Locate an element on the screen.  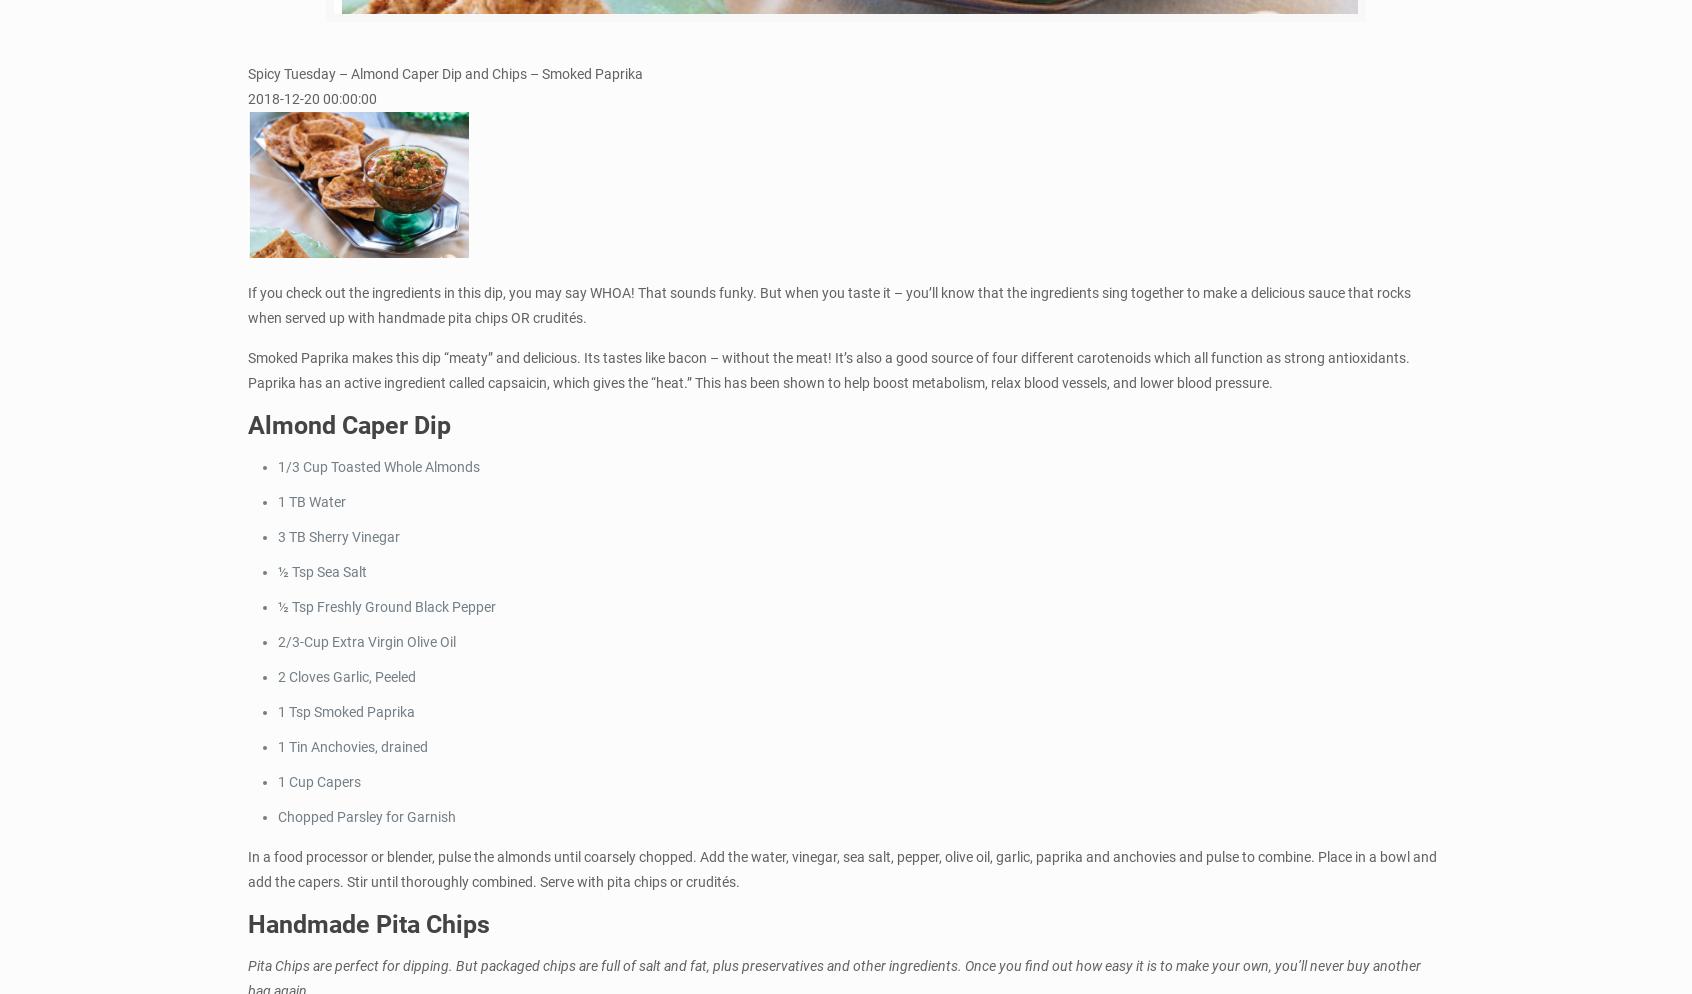
'If you check out the ingredients in this dip, you may say WHOA! That sounds funky. But when you taste it – you’ll know that the ingredients sing together to make a delicious sauce that rocks when served up with handmade pita chips OR crudités.' is located at coordinates (829, 304).